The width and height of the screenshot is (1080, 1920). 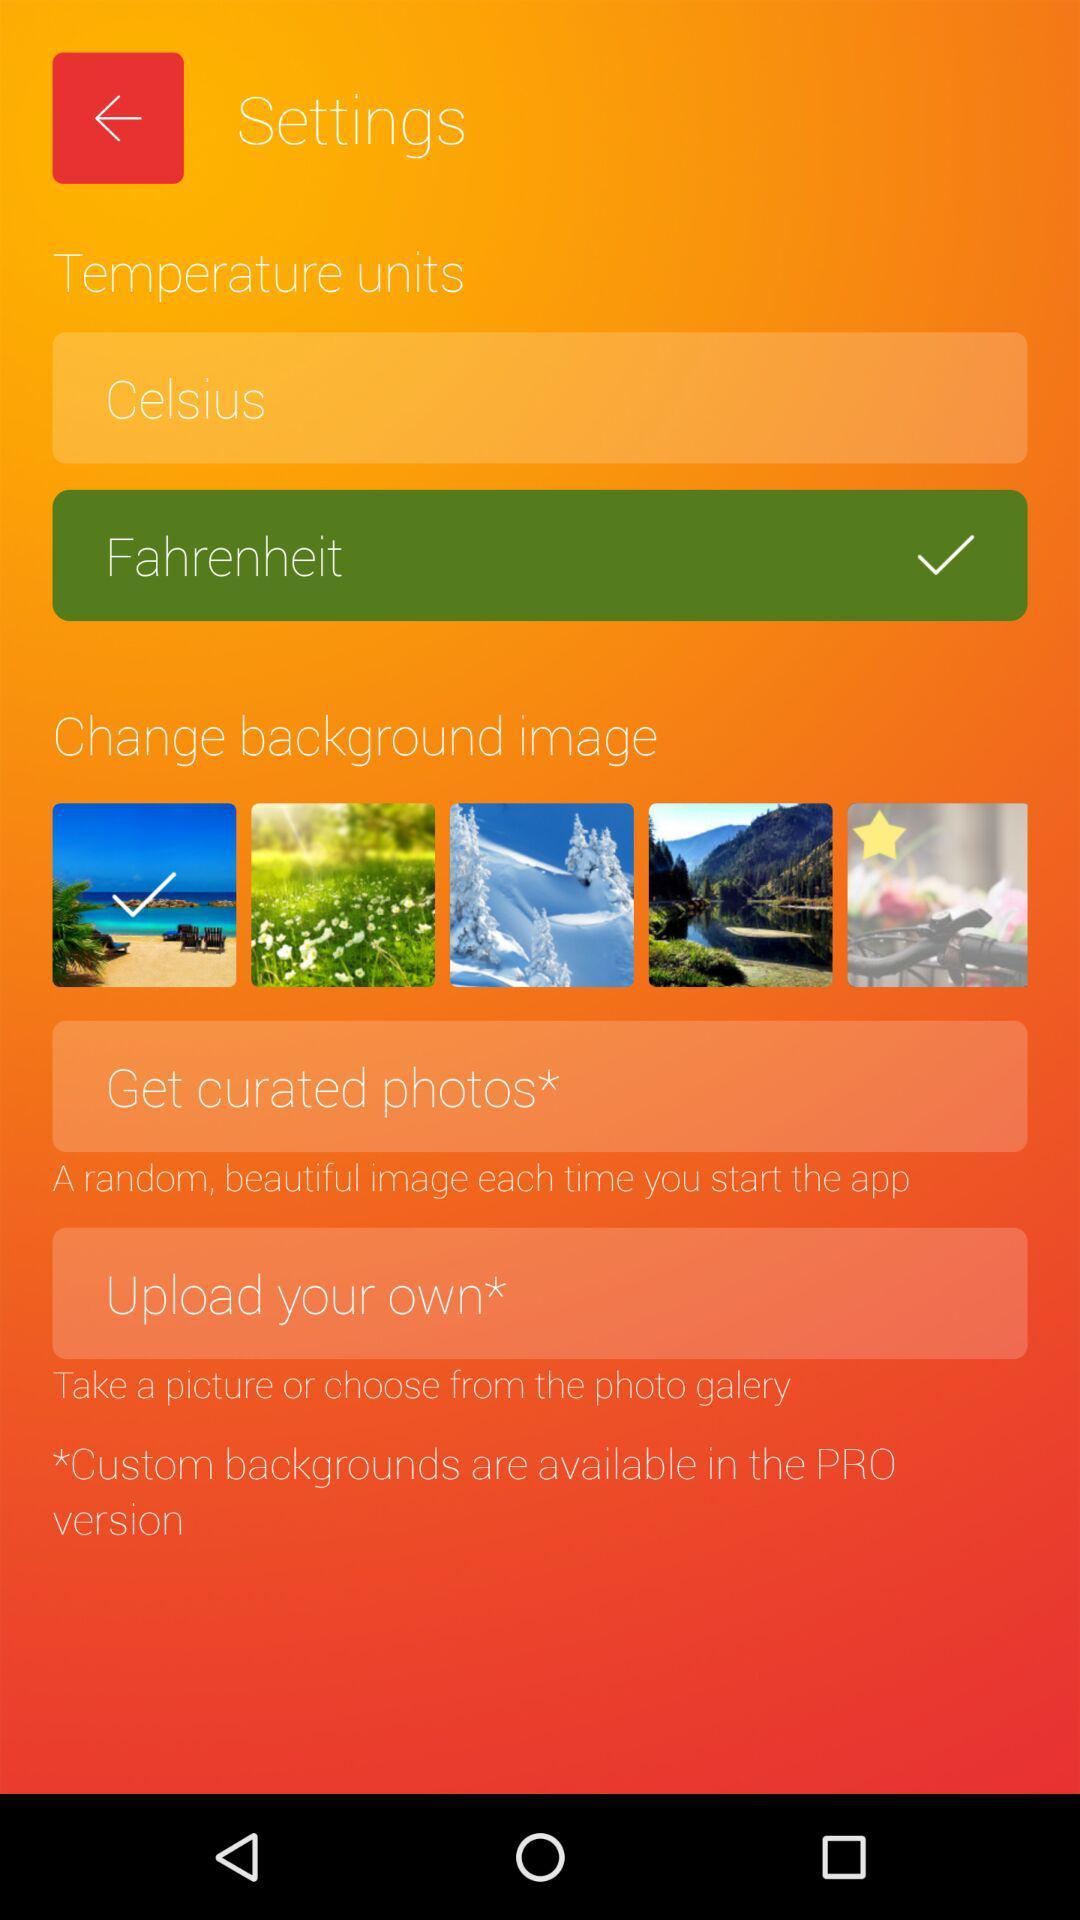 What do you see at coordinates (740, 894) in the screenshot?
I see `the icon below change background image icon` at bounding box center [740, 894].